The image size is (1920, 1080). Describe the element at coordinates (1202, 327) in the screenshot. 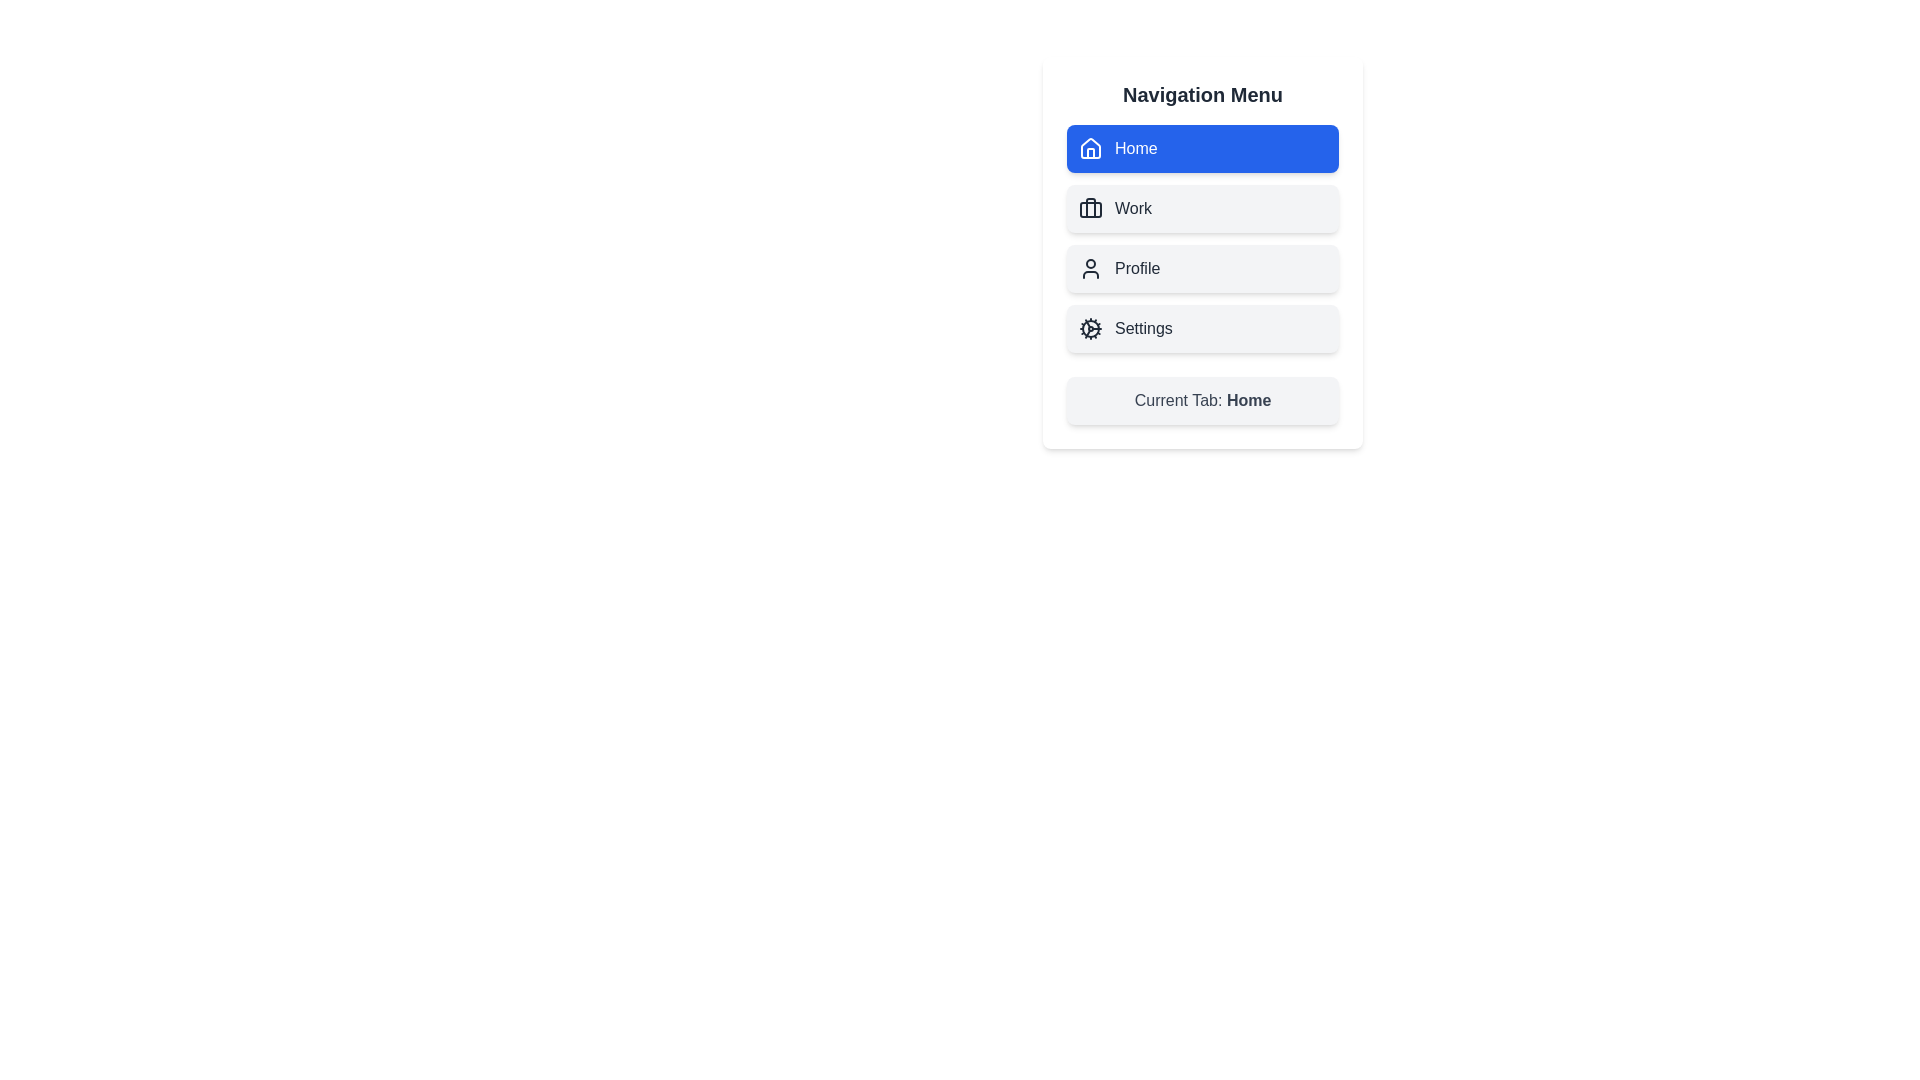

I see `the menu item labeled Settings` at that location.